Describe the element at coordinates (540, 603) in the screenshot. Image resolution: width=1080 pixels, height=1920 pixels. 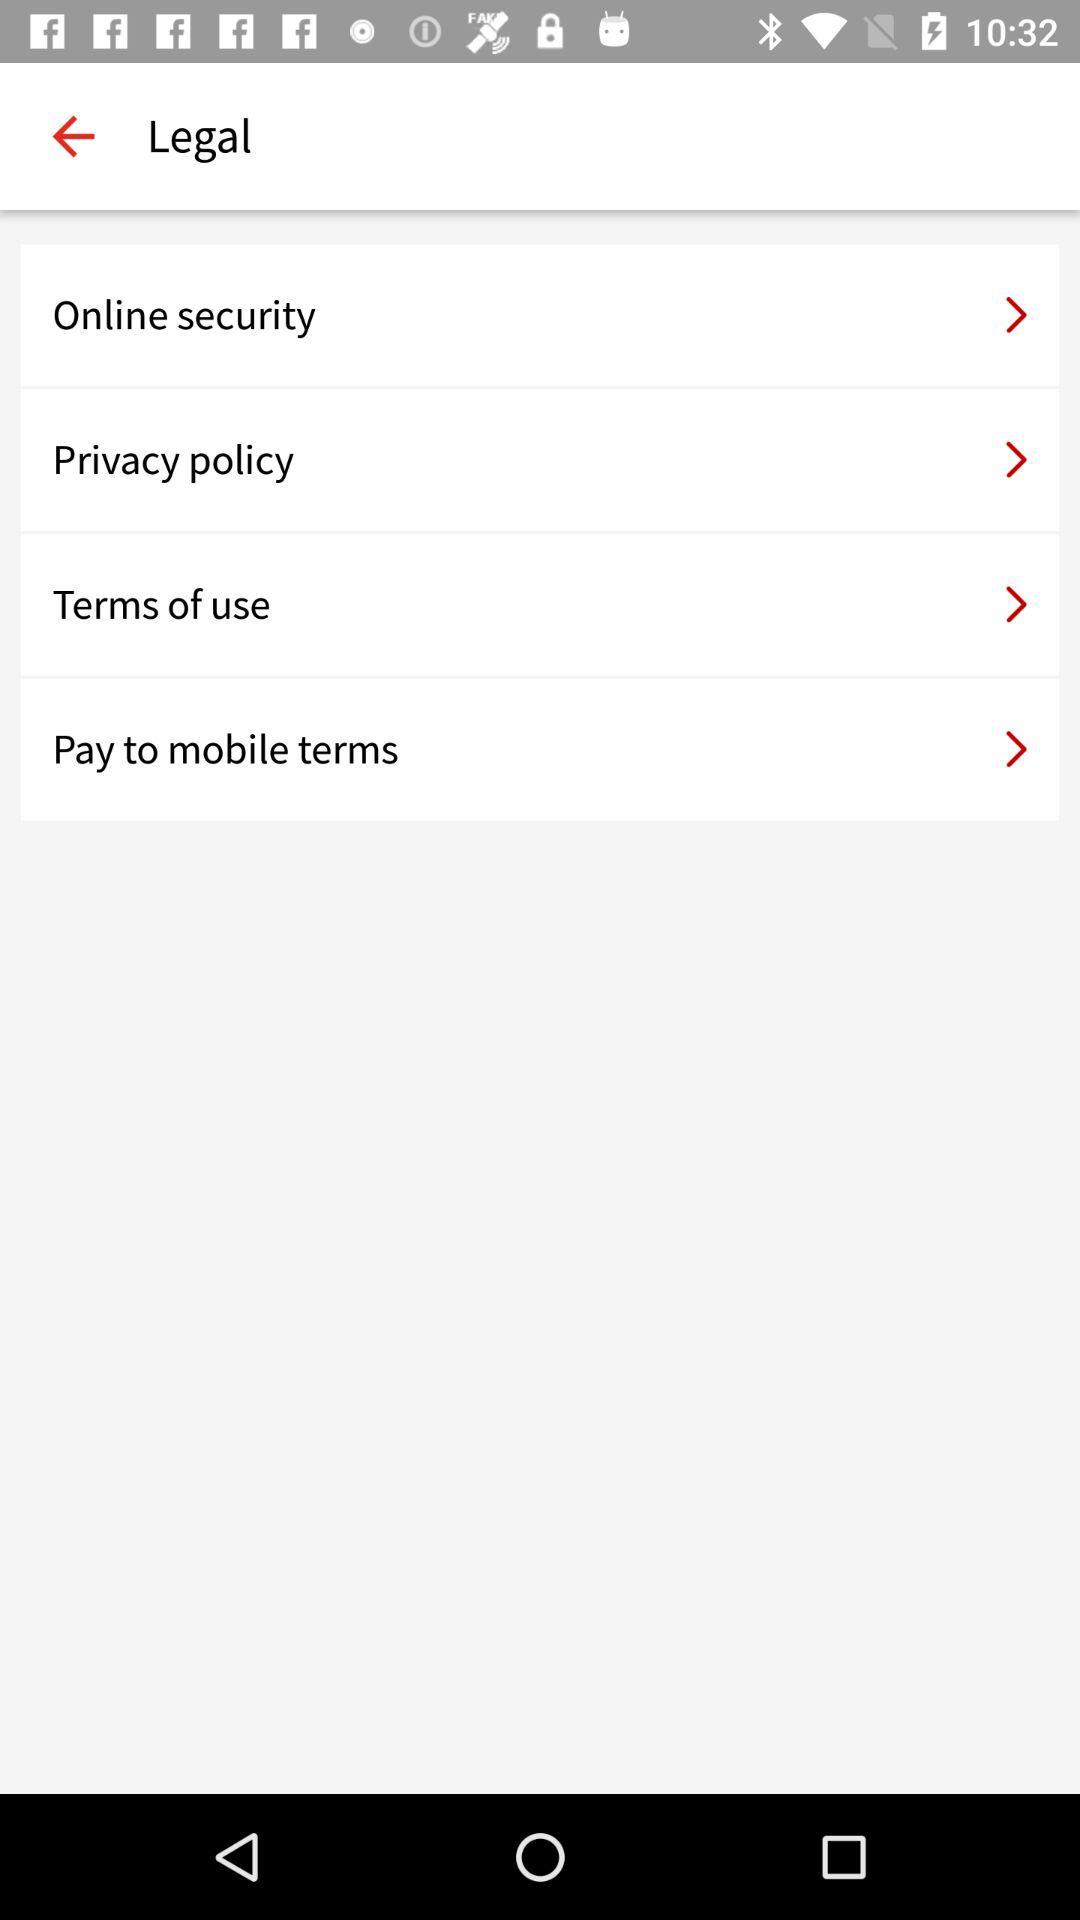
I see `the terms of use` at that location.